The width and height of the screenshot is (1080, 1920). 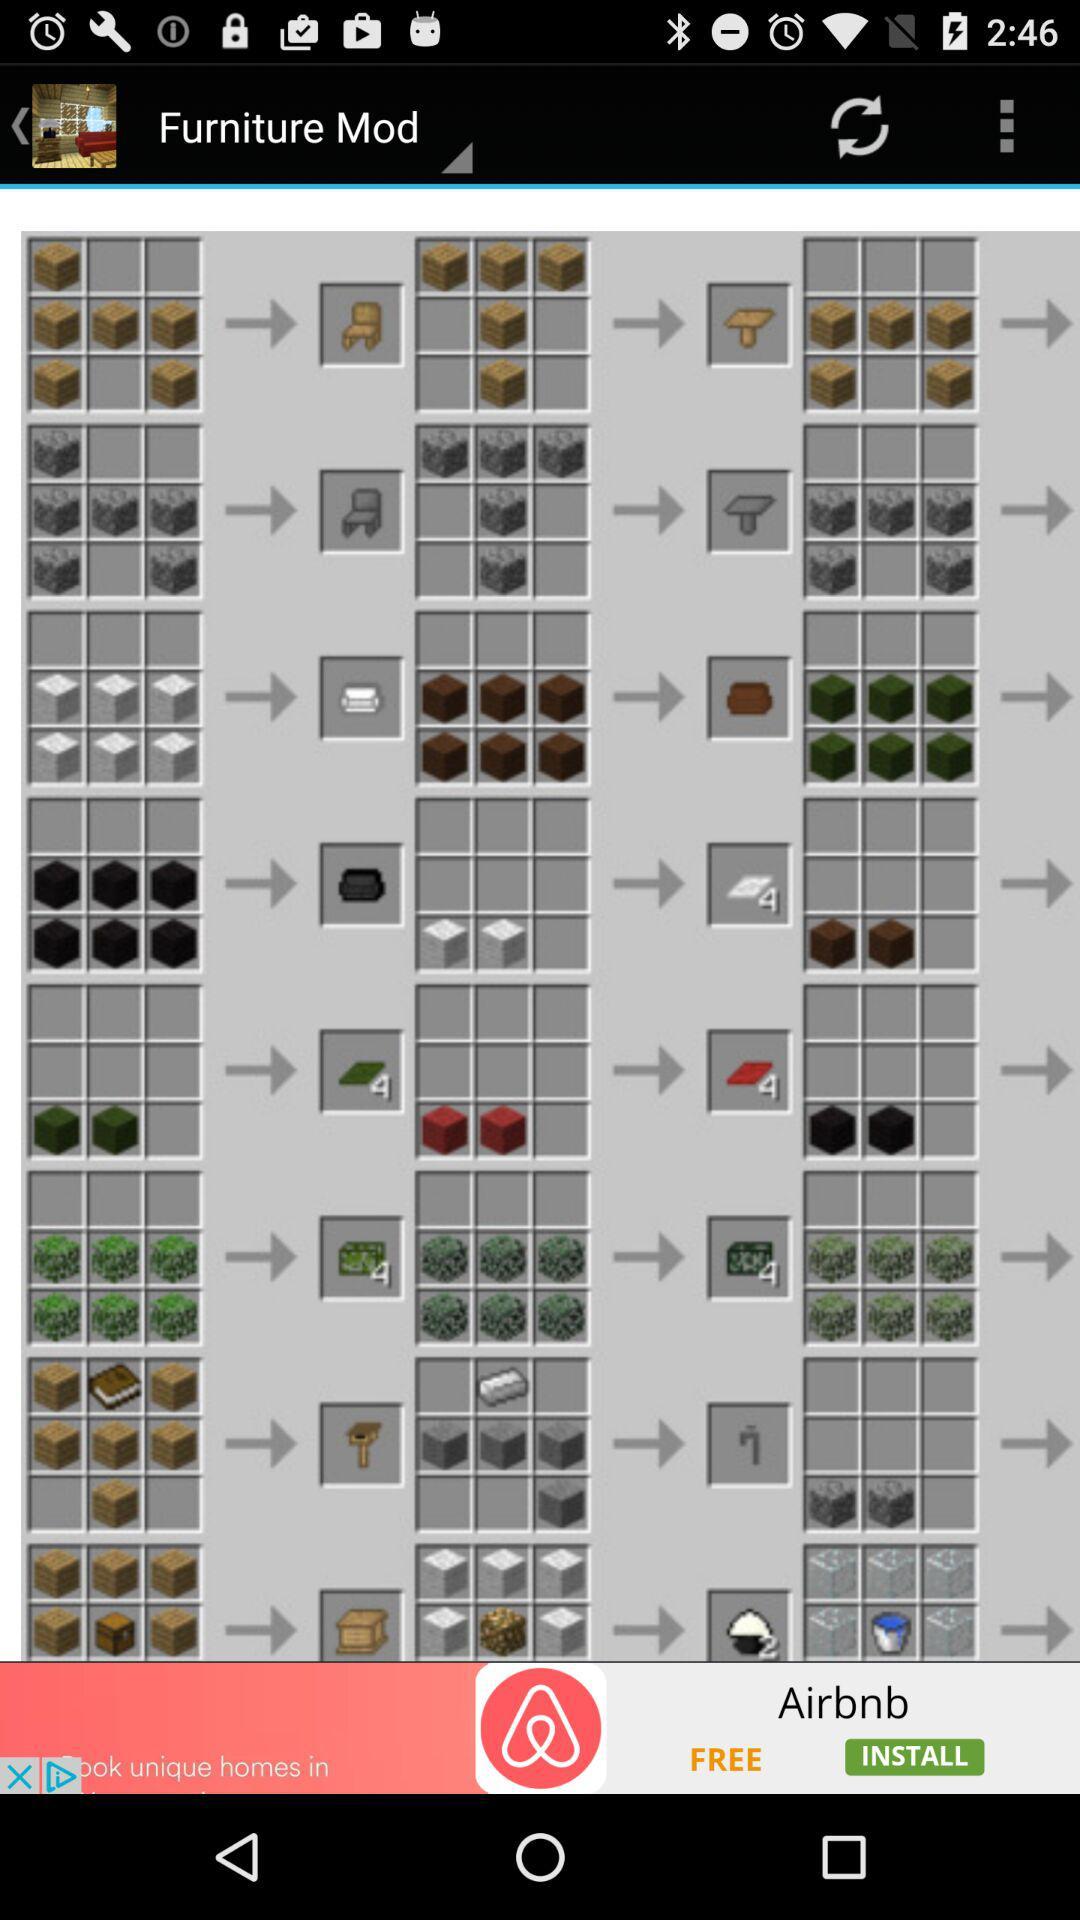 I want to click on advertisement, so click(x=540, y=1727).